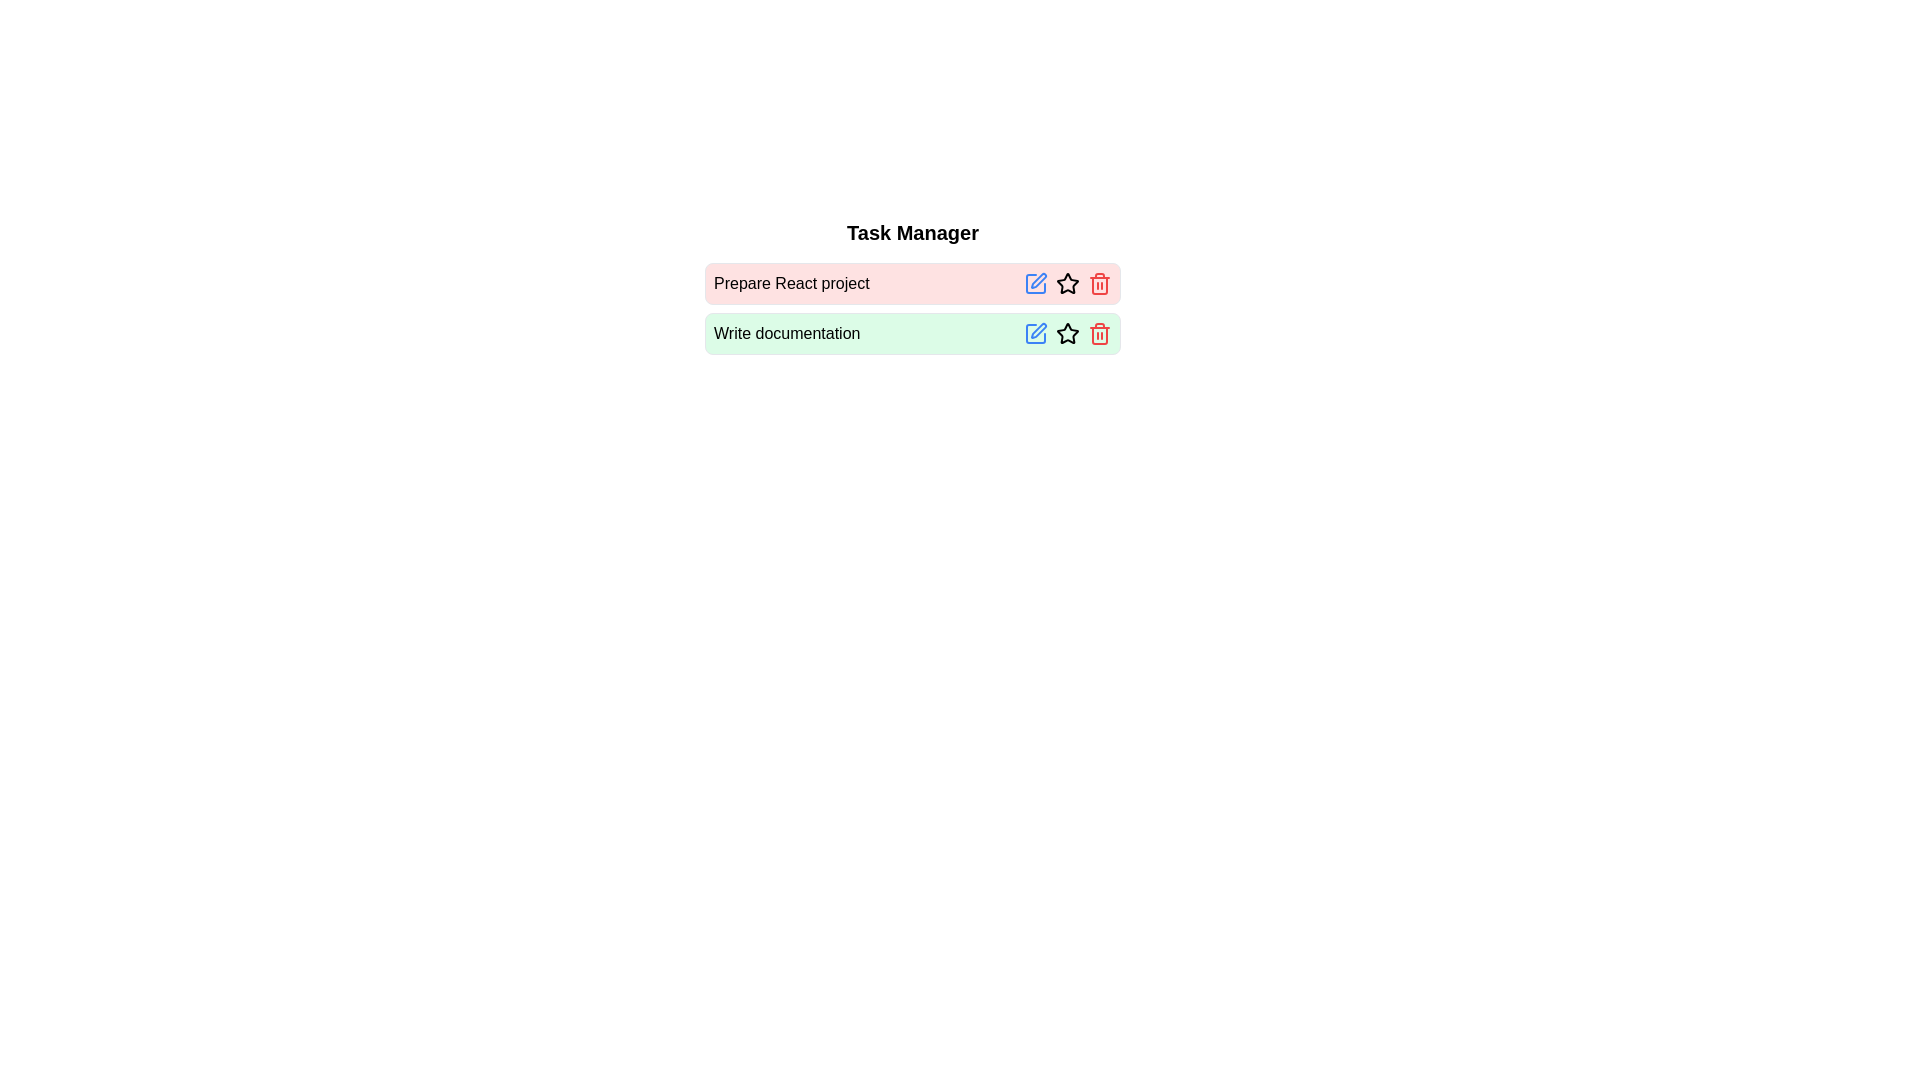  Describe the element at coordinates (1098, 333) in the screenshot. I see `the red trash can icon-button, which is the third icon in the action buttons for the 'Write documentation' task, to potentially see a tooltip describing its function` at that location.